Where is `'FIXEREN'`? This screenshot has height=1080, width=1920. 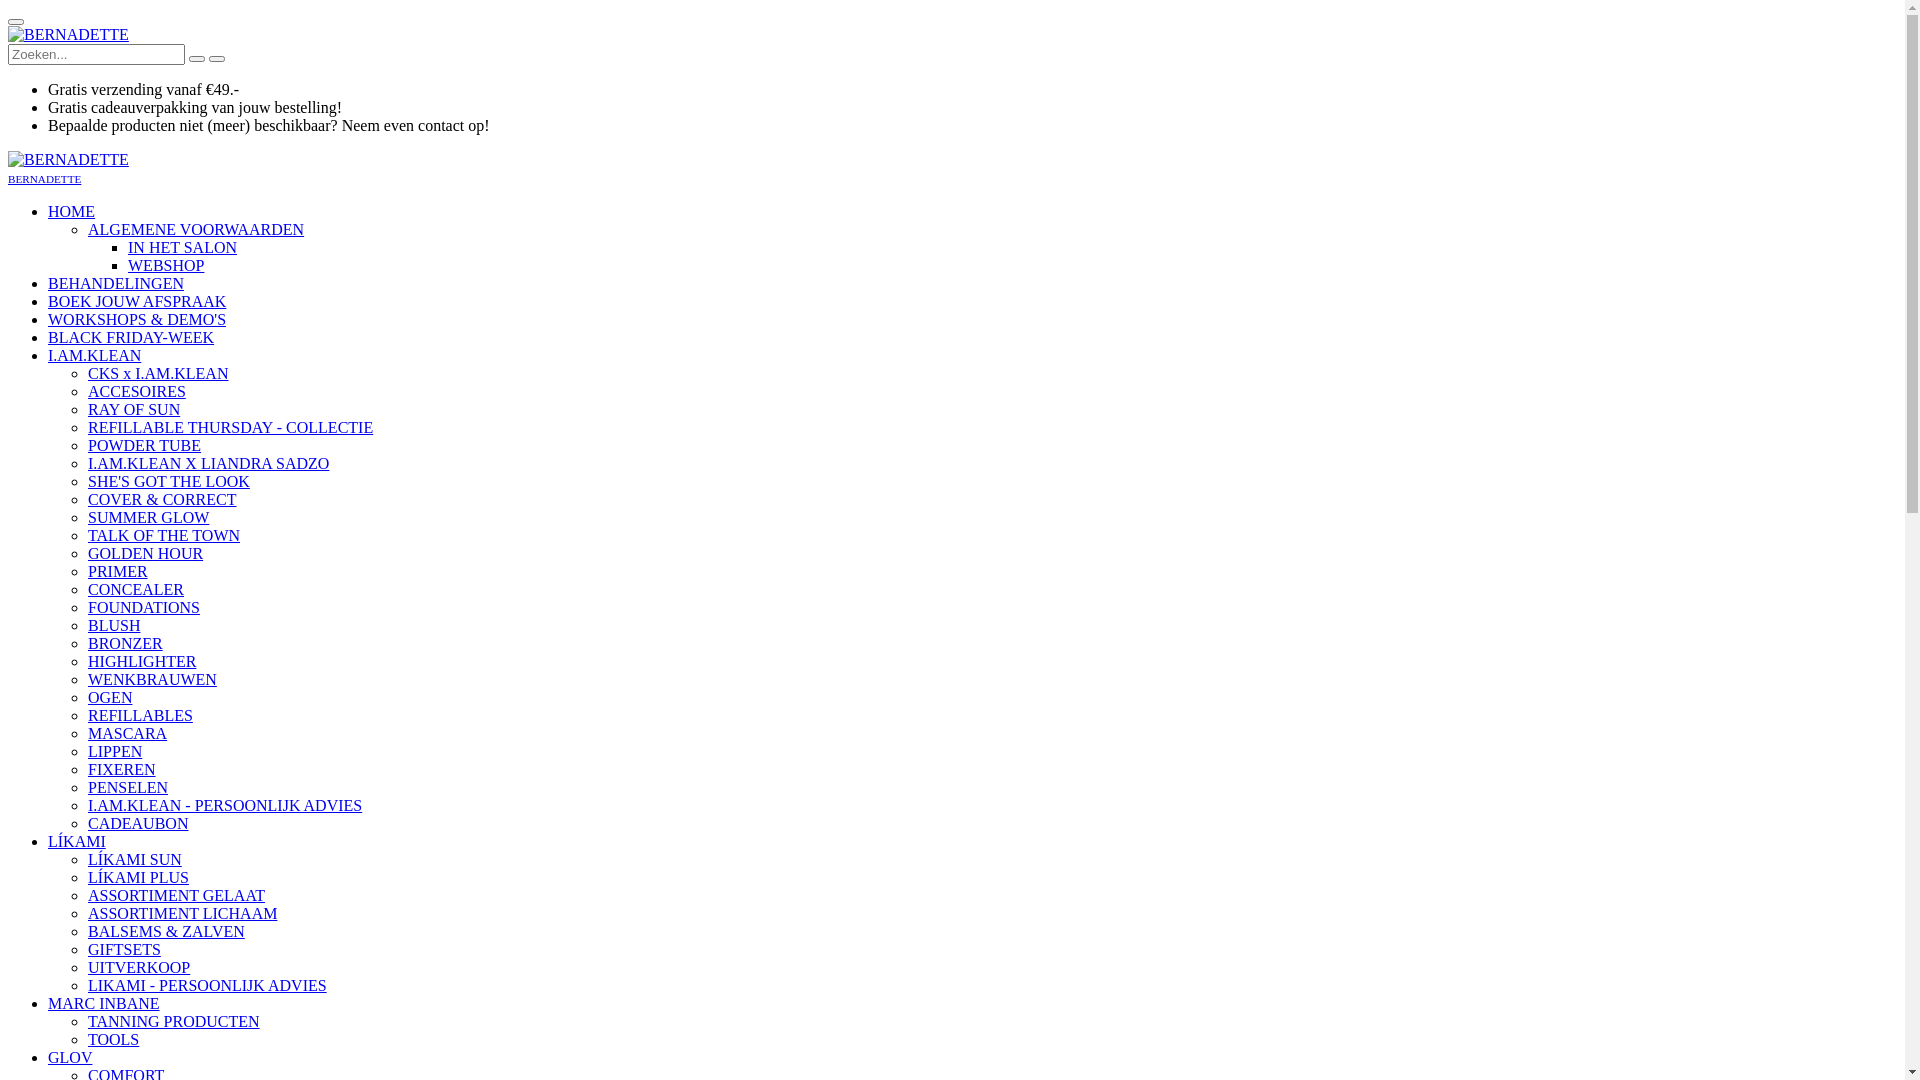 'FIXEREN' is located at coordinates (120, 768).